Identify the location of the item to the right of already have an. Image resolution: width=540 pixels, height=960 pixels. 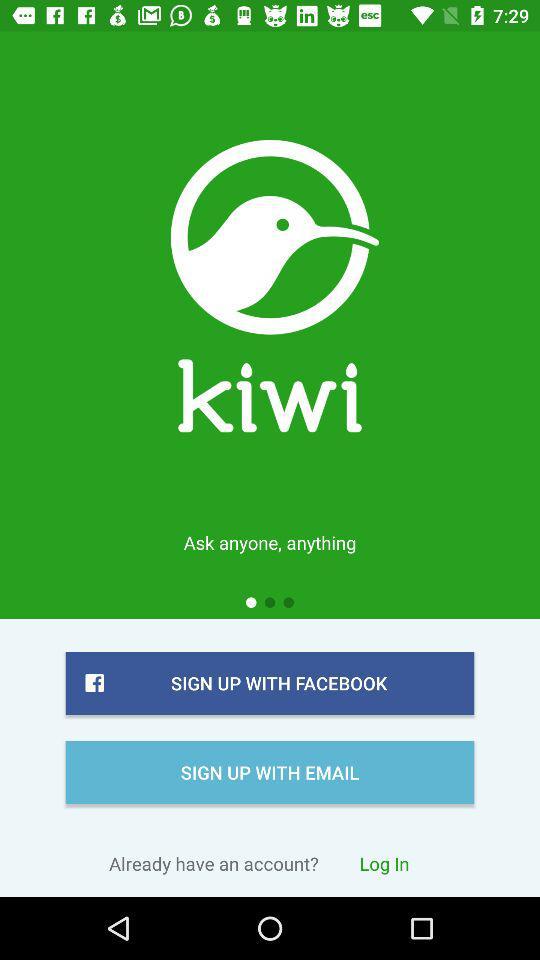
(384, 862).